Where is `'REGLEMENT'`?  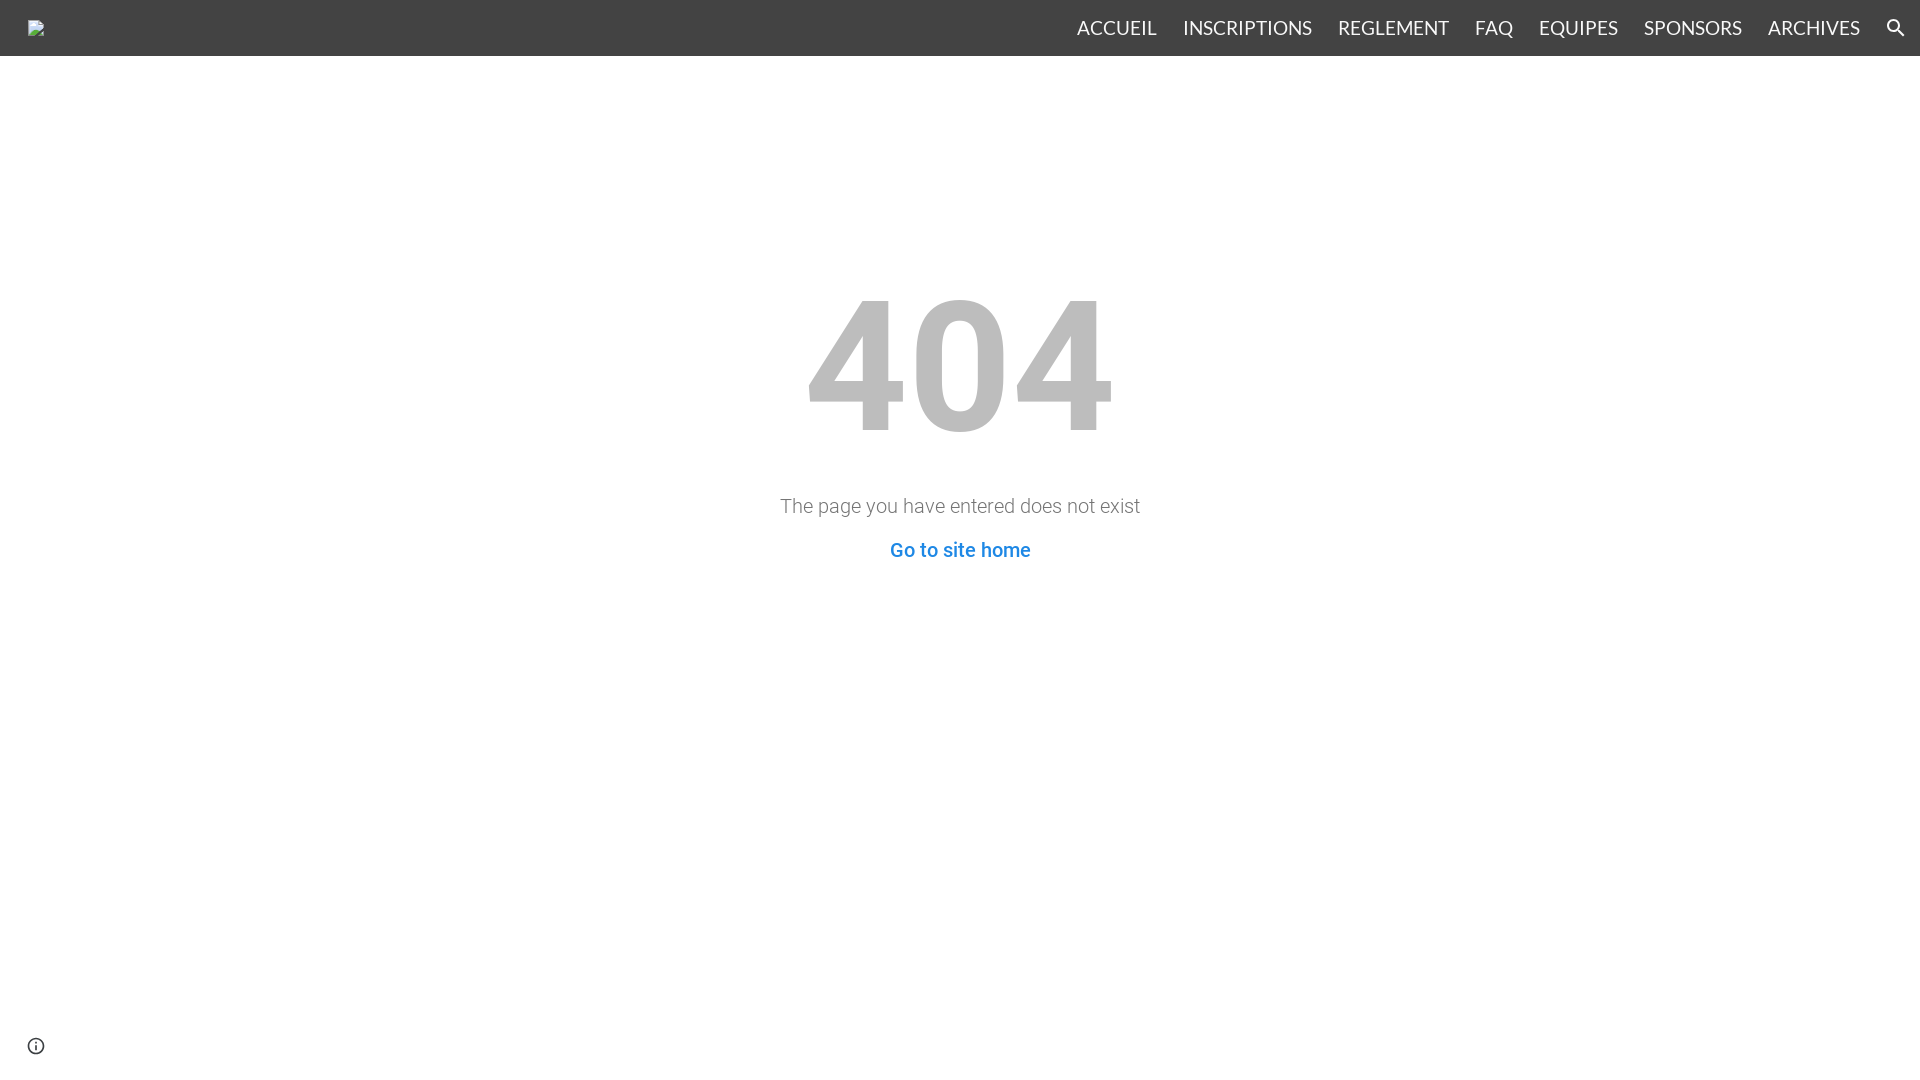 'REGLEMENT' is located at coordinates (1338, 27).